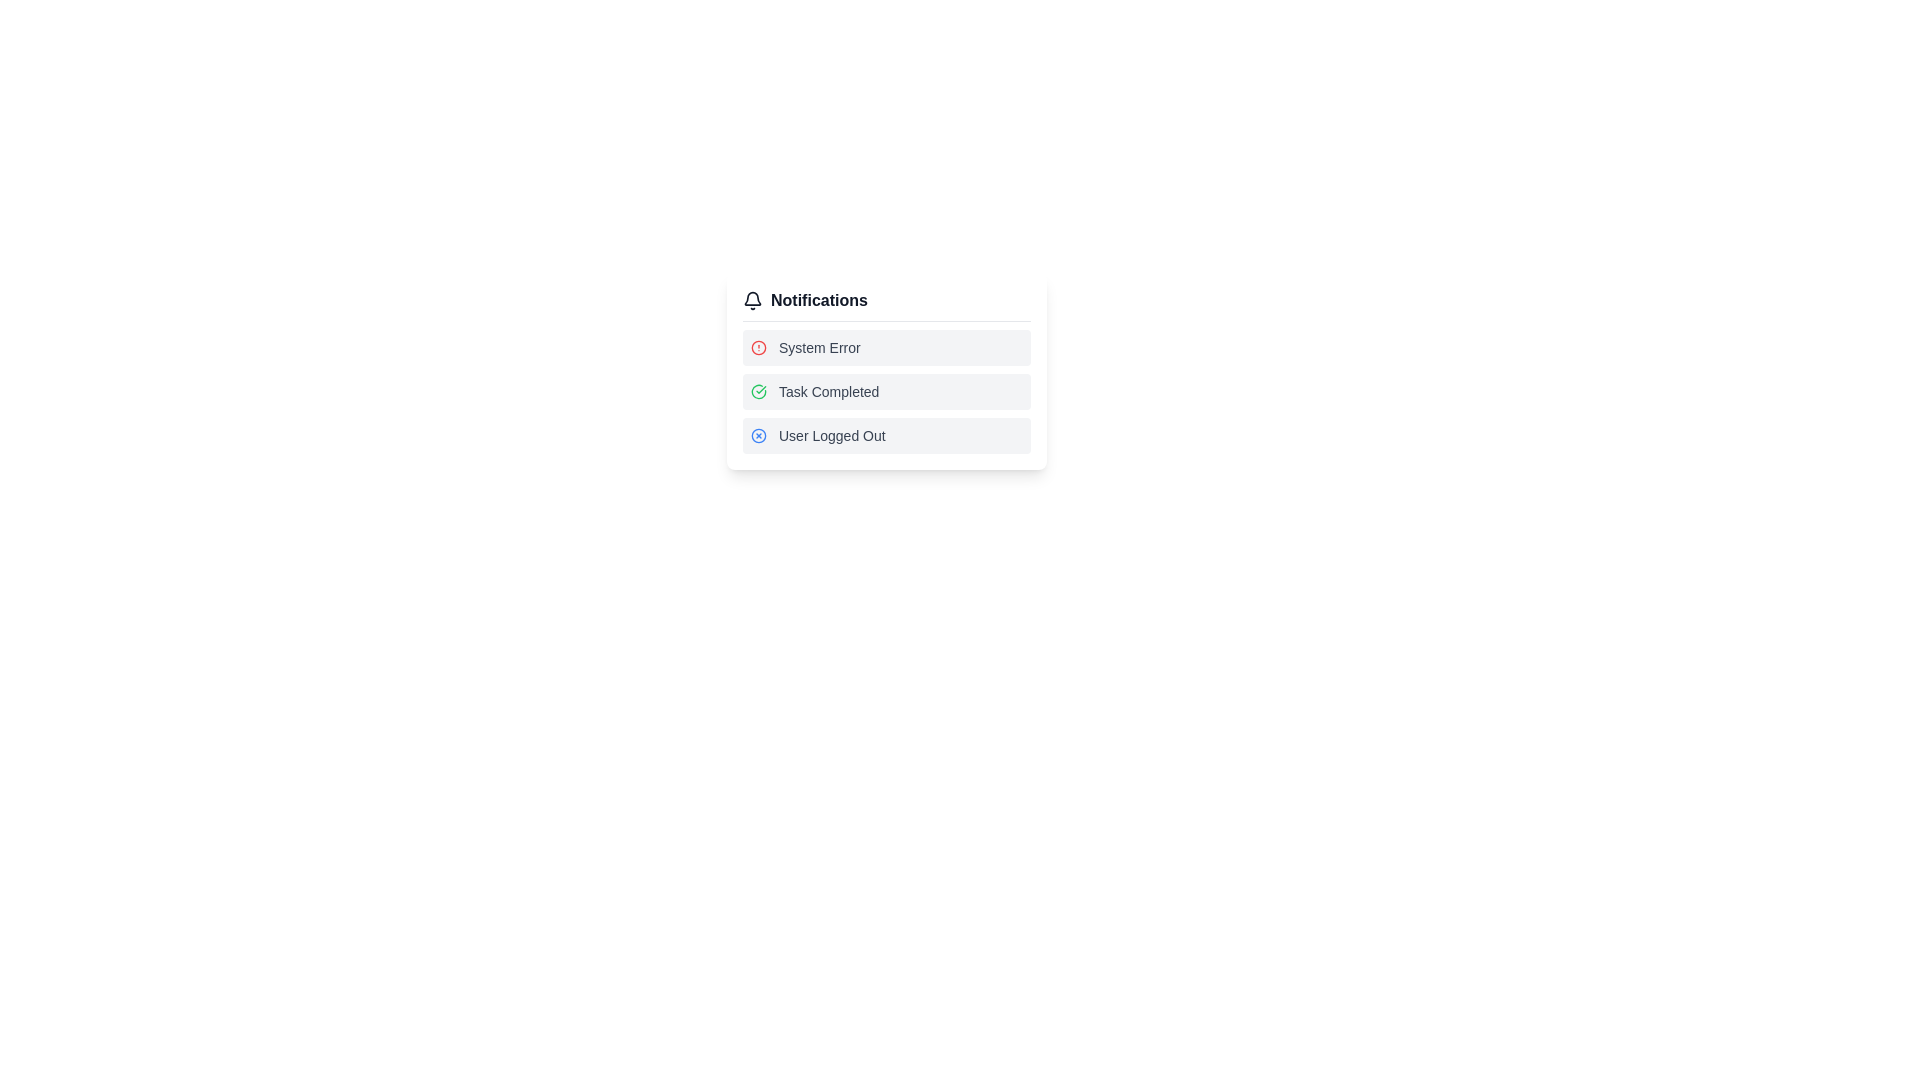 Image resolution: width=1920 pixels, height=1080 pixels. I want to click on text label that says 'Task Completed', which is styled in a small, gray-colored font and is located within a notification card, in the second position from the top among a list of notifications, so click(829, 392).